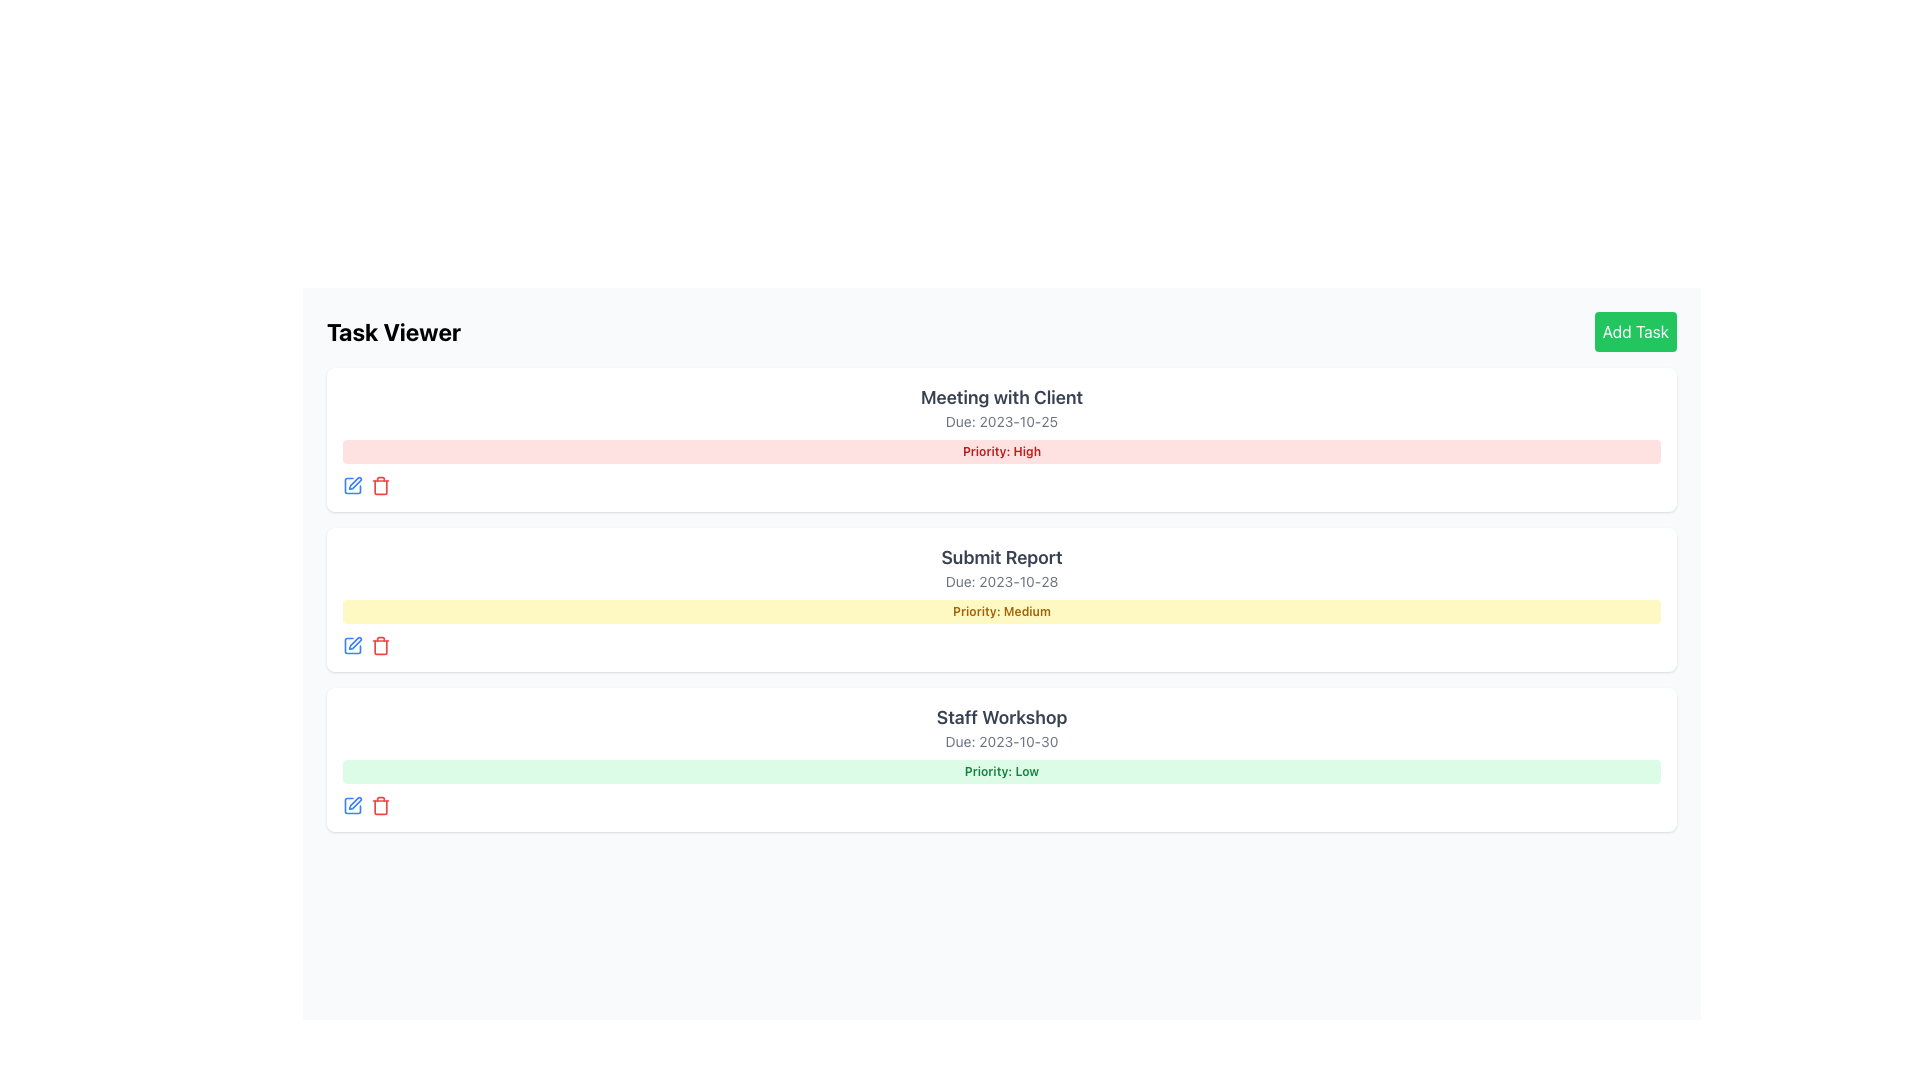 The height and width of the screenshot is (1080, 1920). Describe the element at coordinates (353, 486) in the screenshot. I see `the edit button located in the top-left of the first task card to initiate an edit` at that location.